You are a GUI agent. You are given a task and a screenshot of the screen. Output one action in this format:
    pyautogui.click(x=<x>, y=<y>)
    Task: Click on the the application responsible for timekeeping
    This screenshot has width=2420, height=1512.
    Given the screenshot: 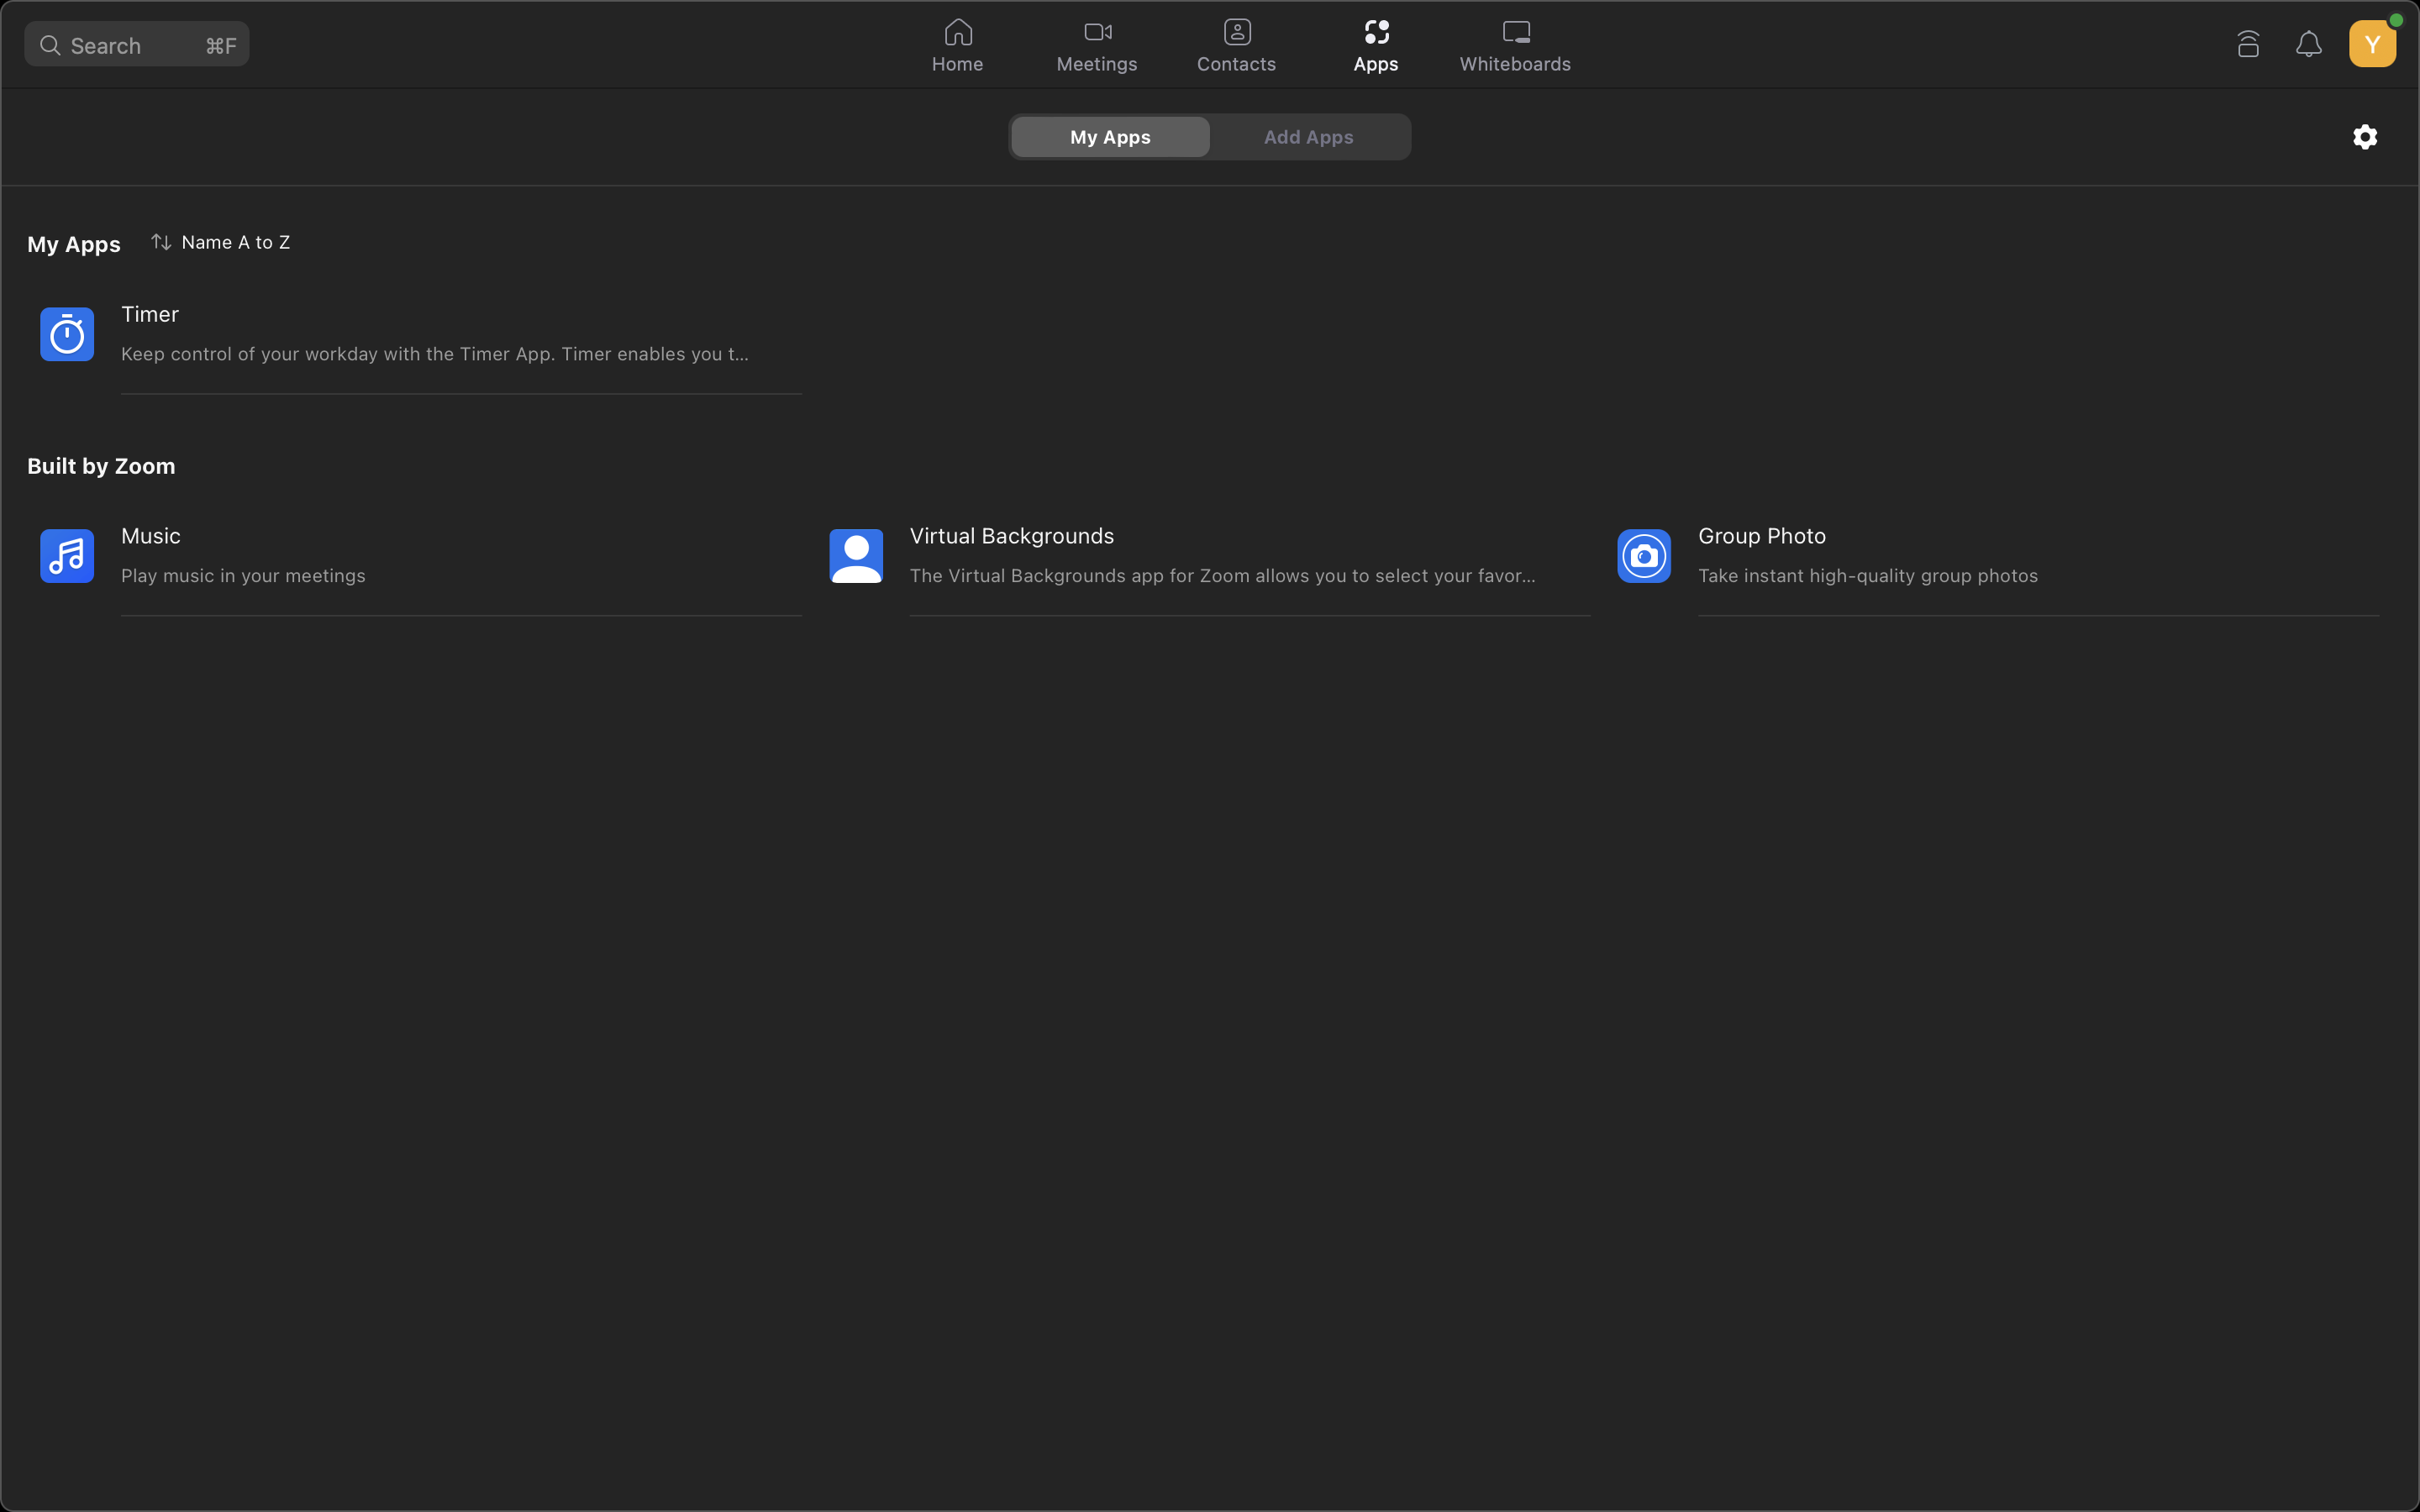 What is the action you would take?
    pyautogui.click(x=390, y=333)
    